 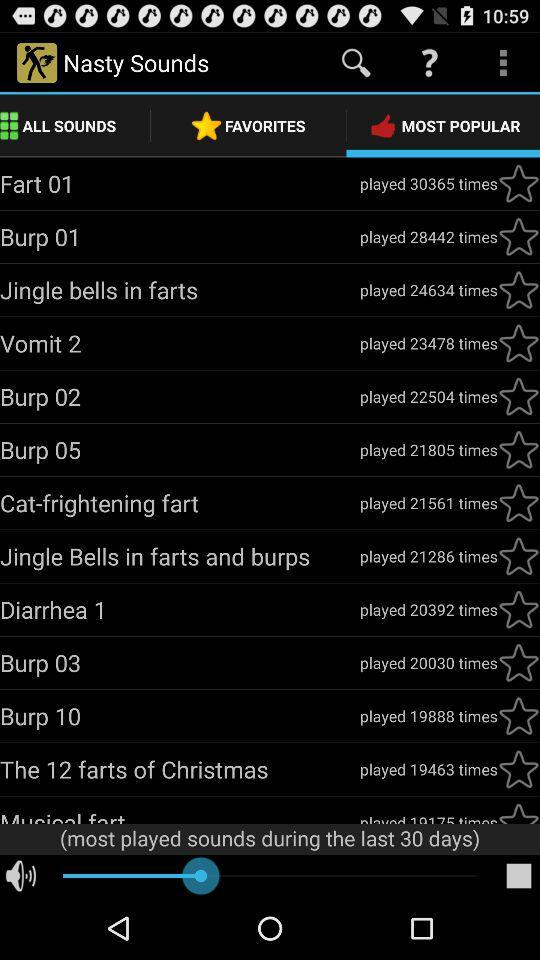 I want to click on the volume icon, so click(x=20, y=937).